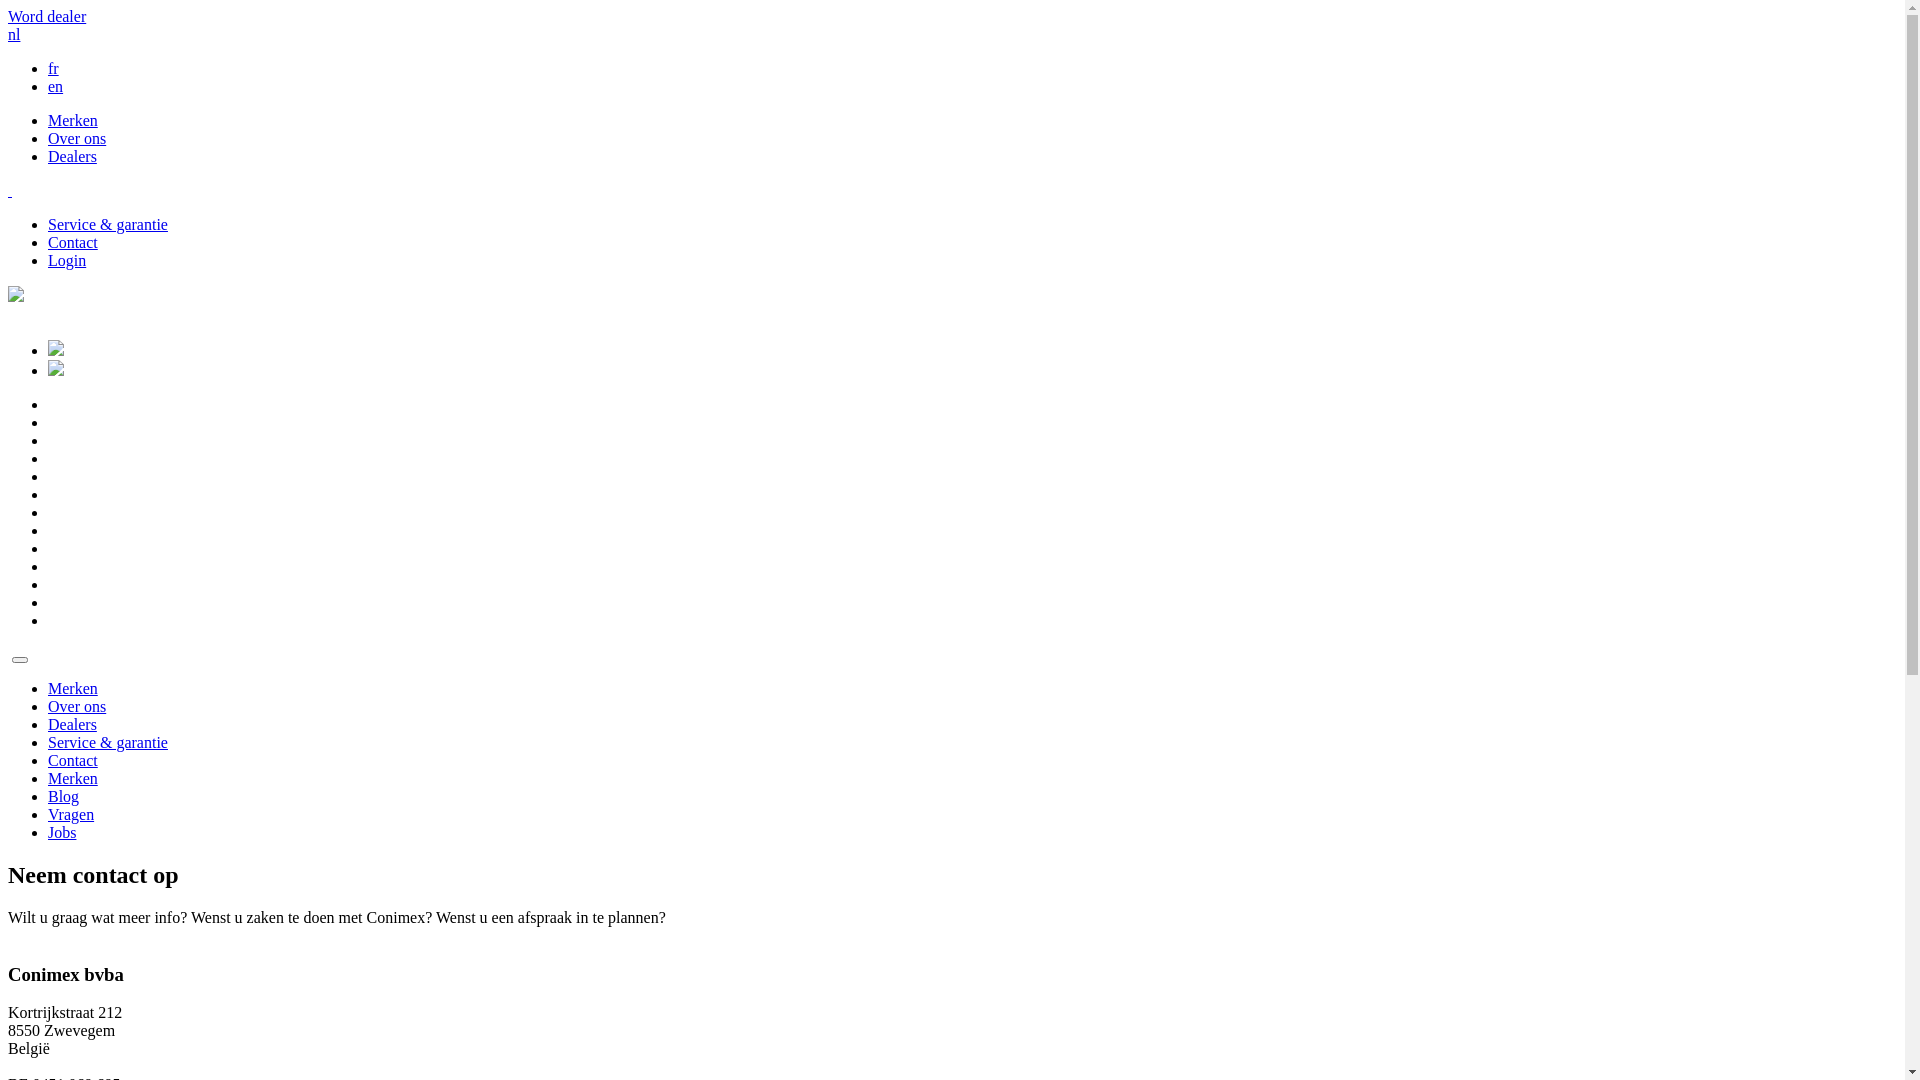 This screenshot has height=1080, width=1920. I want to click on 'nl', so click(14, 34).